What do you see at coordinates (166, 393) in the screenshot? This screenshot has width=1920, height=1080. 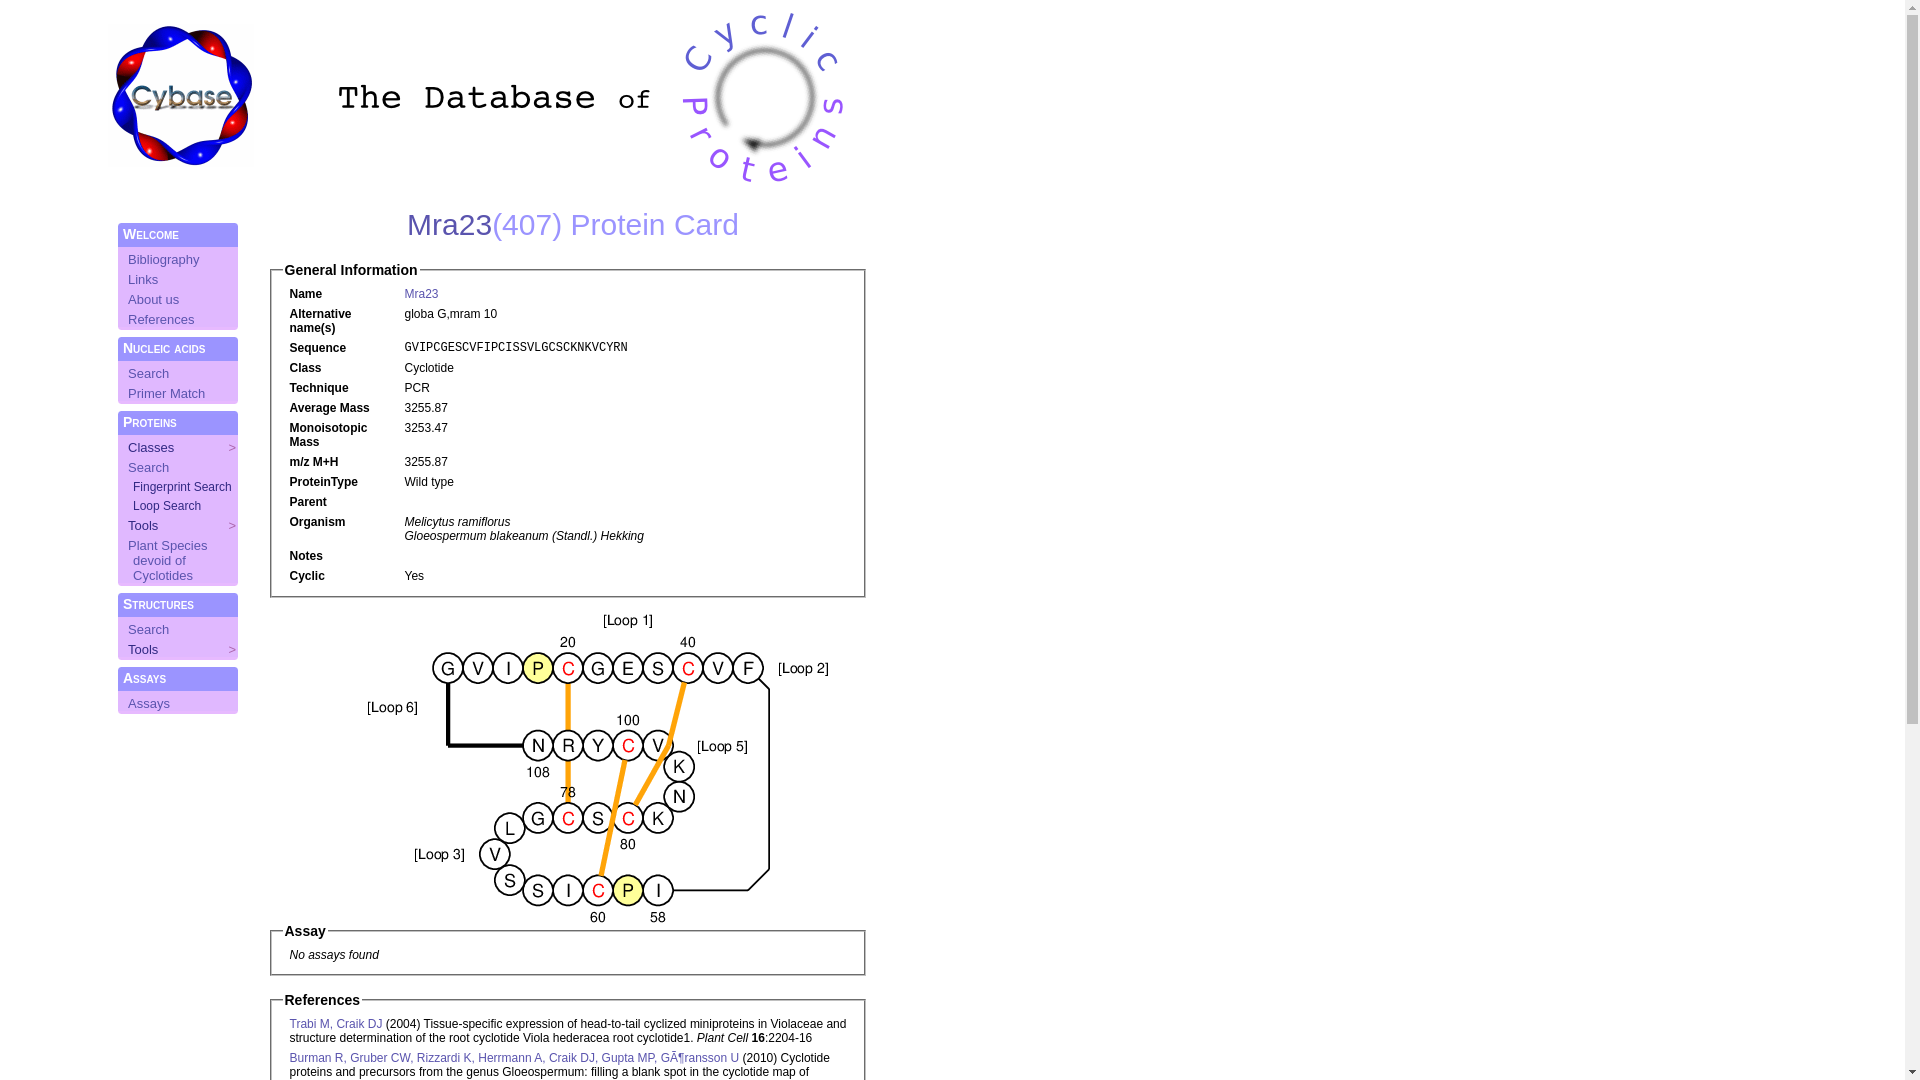 I see `'Primer Match'` at bounding box center [166, 393].